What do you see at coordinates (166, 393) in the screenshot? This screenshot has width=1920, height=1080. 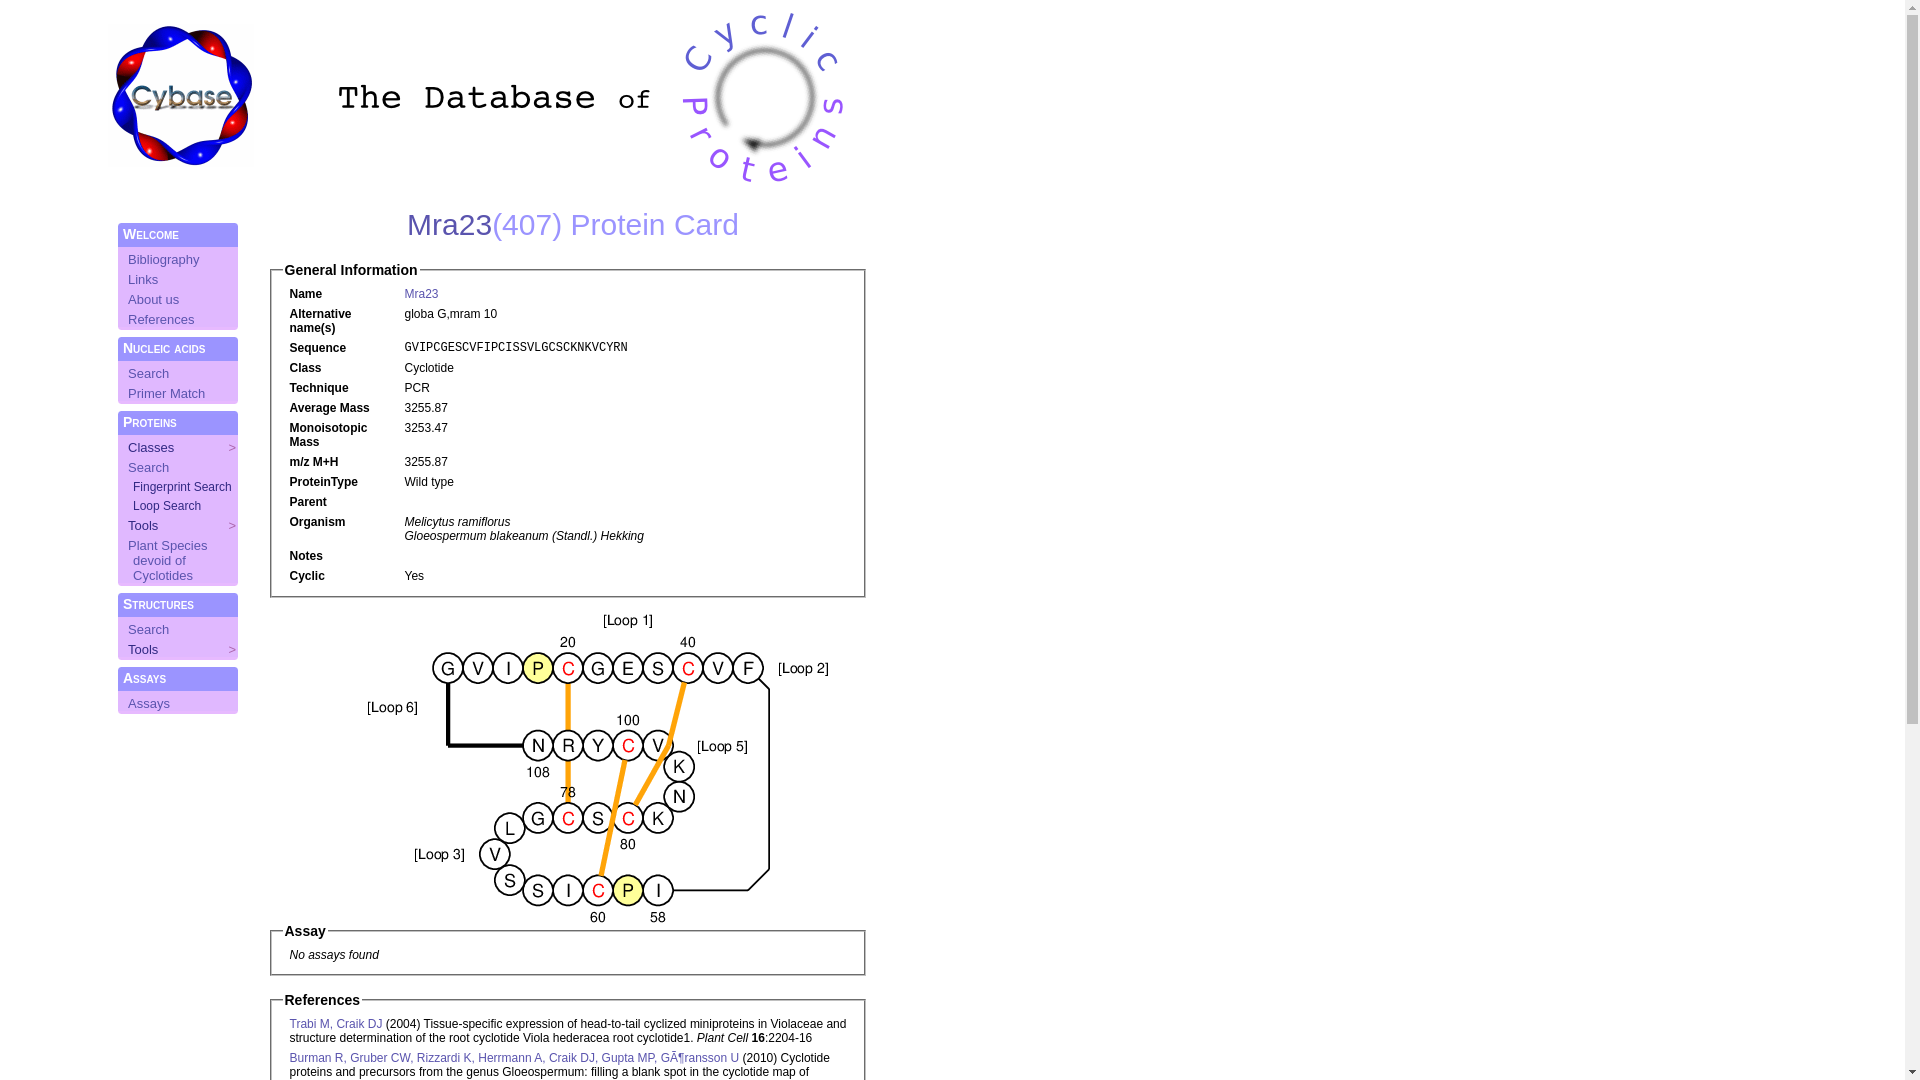 I see `'Primer Match'` at bounding box center [166, 393].